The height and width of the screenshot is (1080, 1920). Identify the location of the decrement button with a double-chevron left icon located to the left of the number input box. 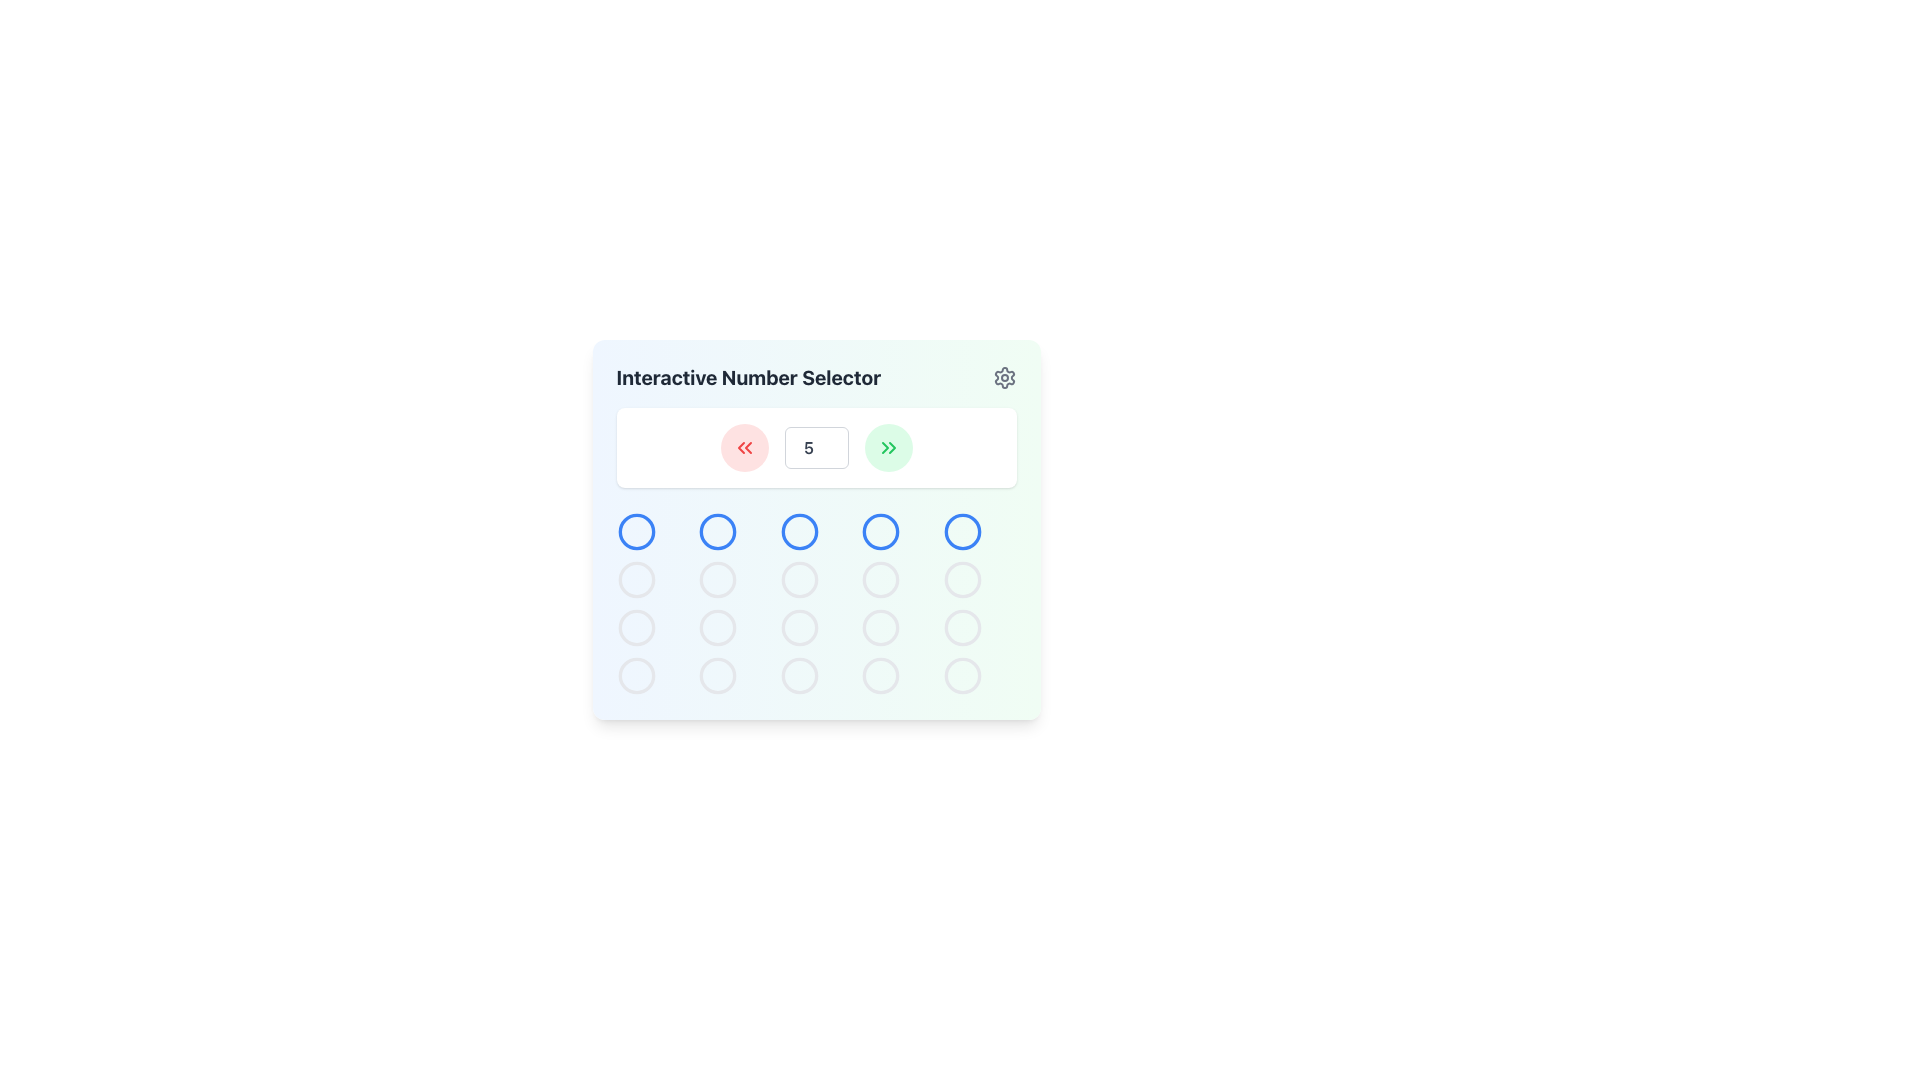
(743, 446).